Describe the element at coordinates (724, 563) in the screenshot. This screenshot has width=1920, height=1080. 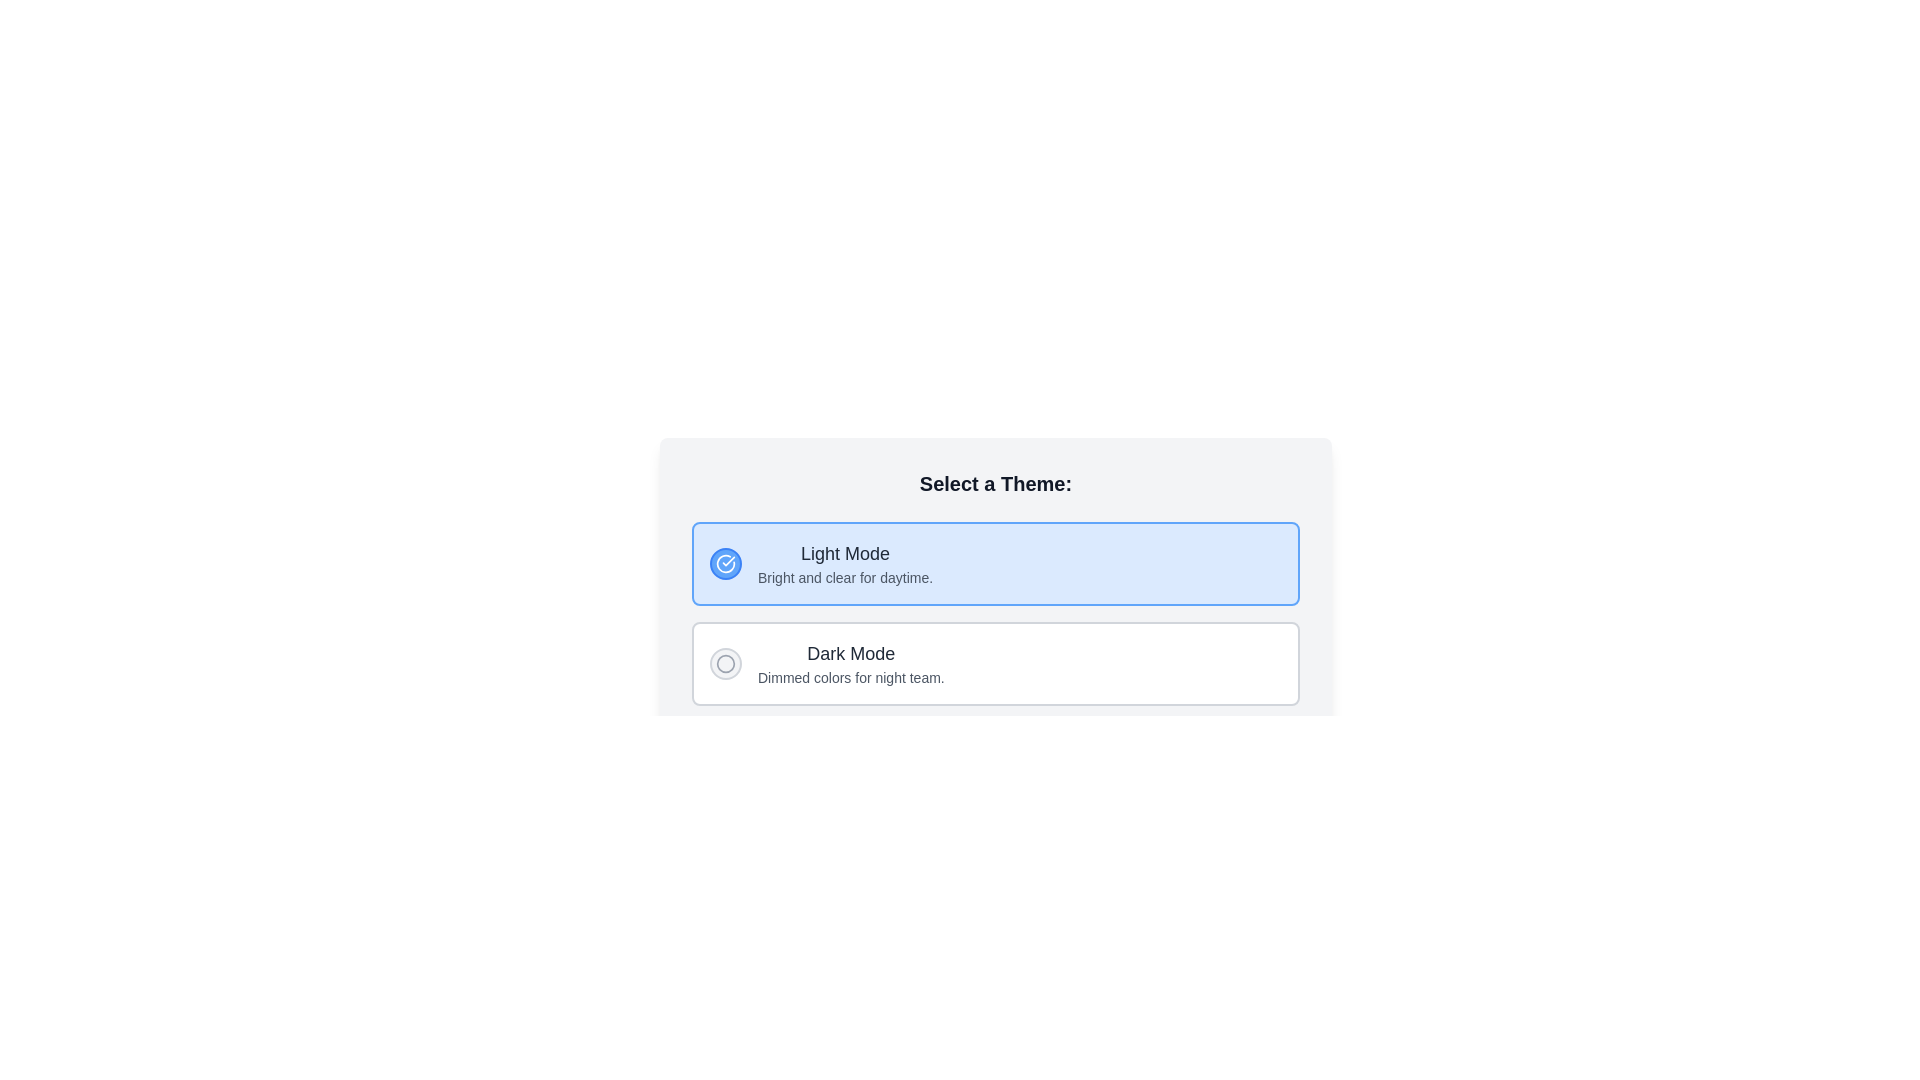
I see `the selection indicator for the 'Light Mode' option, which is currently active, located on the left side of the 'Light Mode' text in the theme selection menu` at that location.